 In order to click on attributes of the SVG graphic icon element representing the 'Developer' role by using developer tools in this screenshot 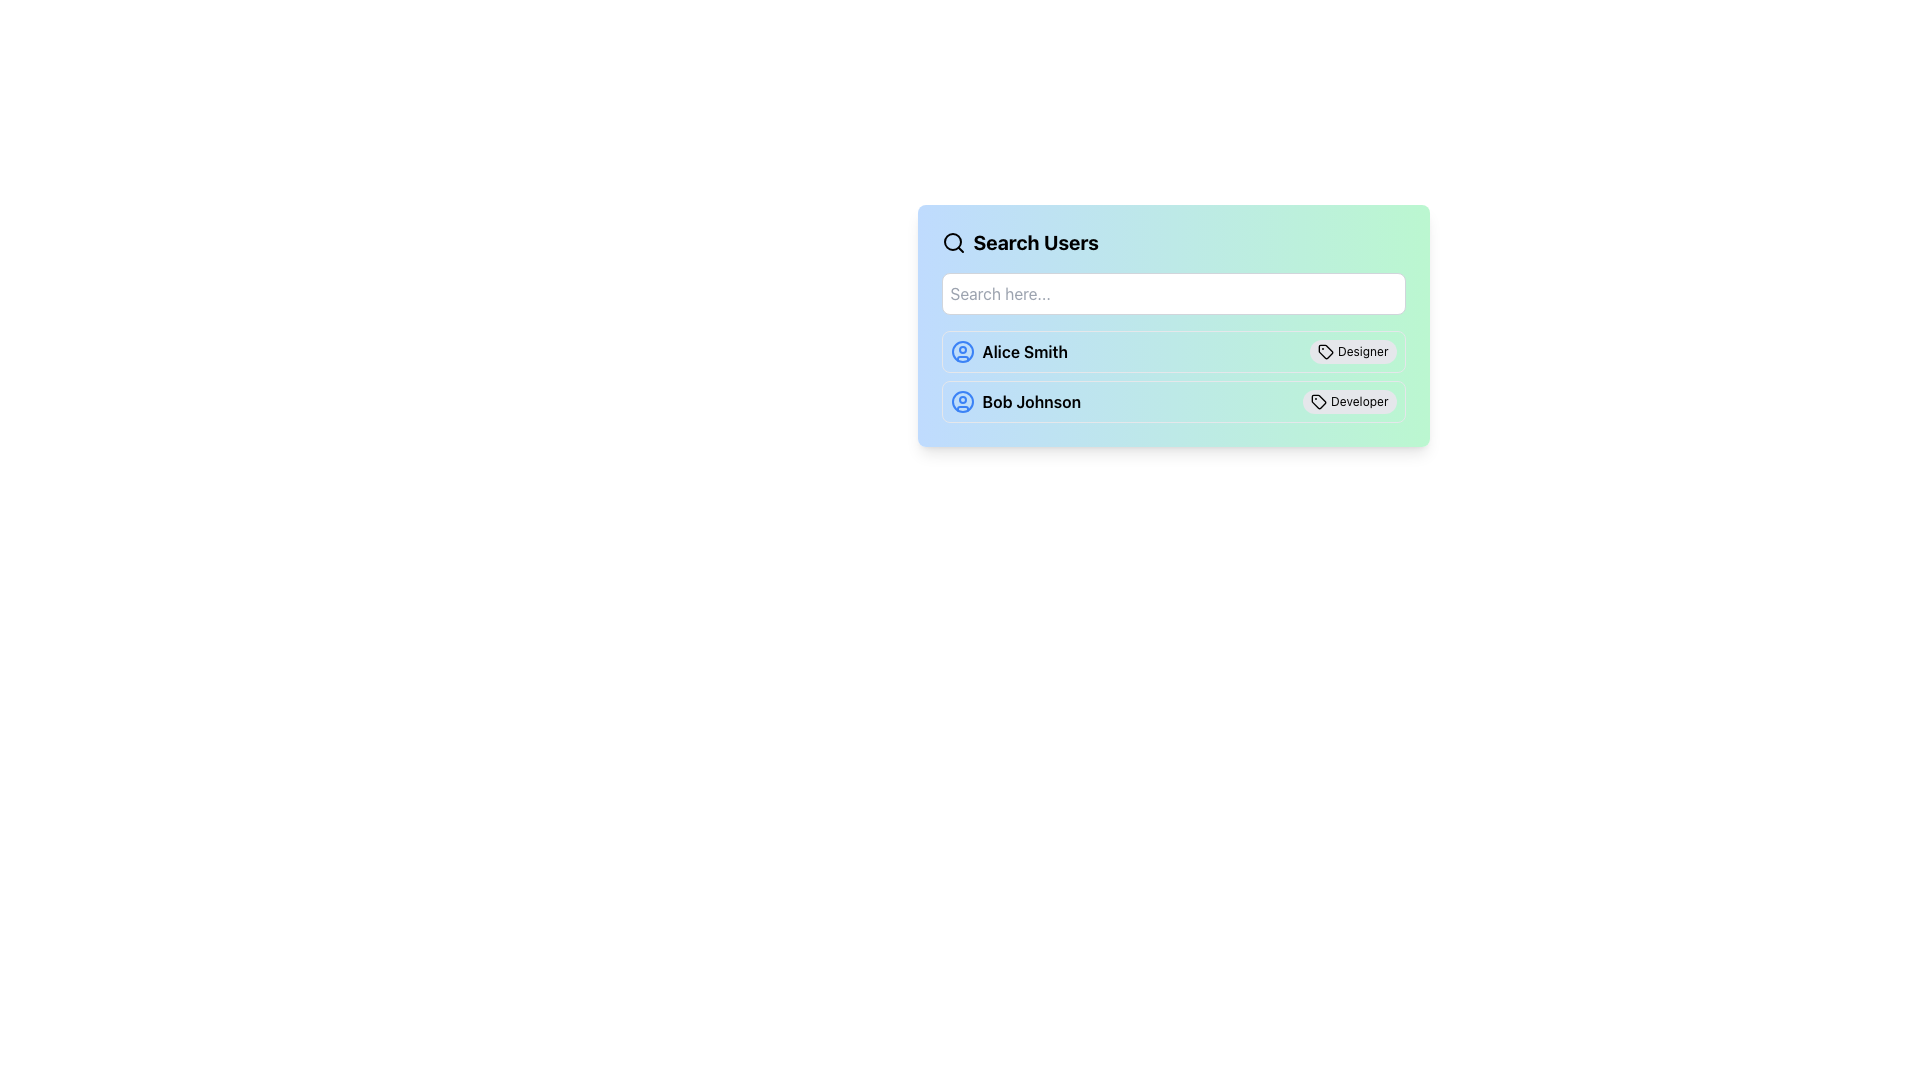, I will do `click(1319, 401)`.